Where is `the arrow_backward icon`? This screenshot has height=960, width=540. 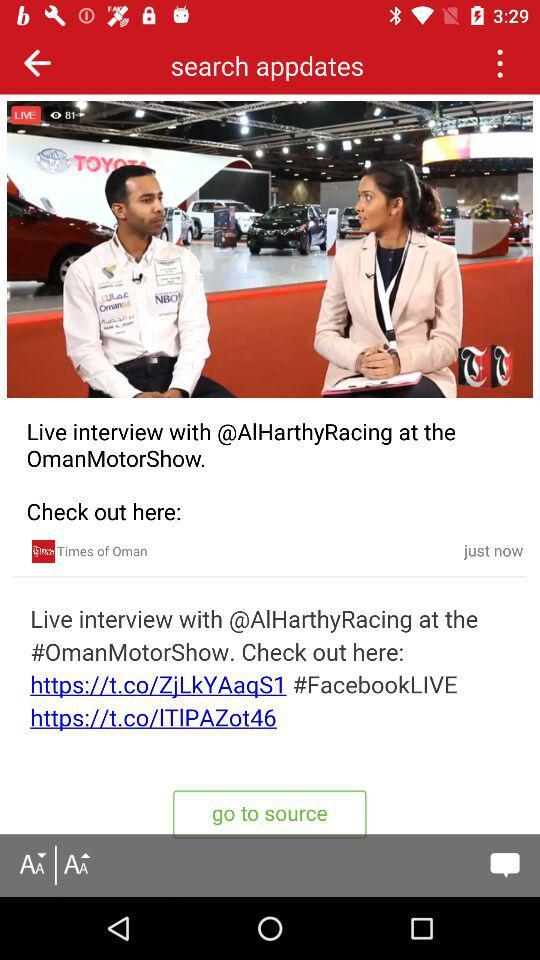 the arrow_backward icon is located at coordinates (37, 62).